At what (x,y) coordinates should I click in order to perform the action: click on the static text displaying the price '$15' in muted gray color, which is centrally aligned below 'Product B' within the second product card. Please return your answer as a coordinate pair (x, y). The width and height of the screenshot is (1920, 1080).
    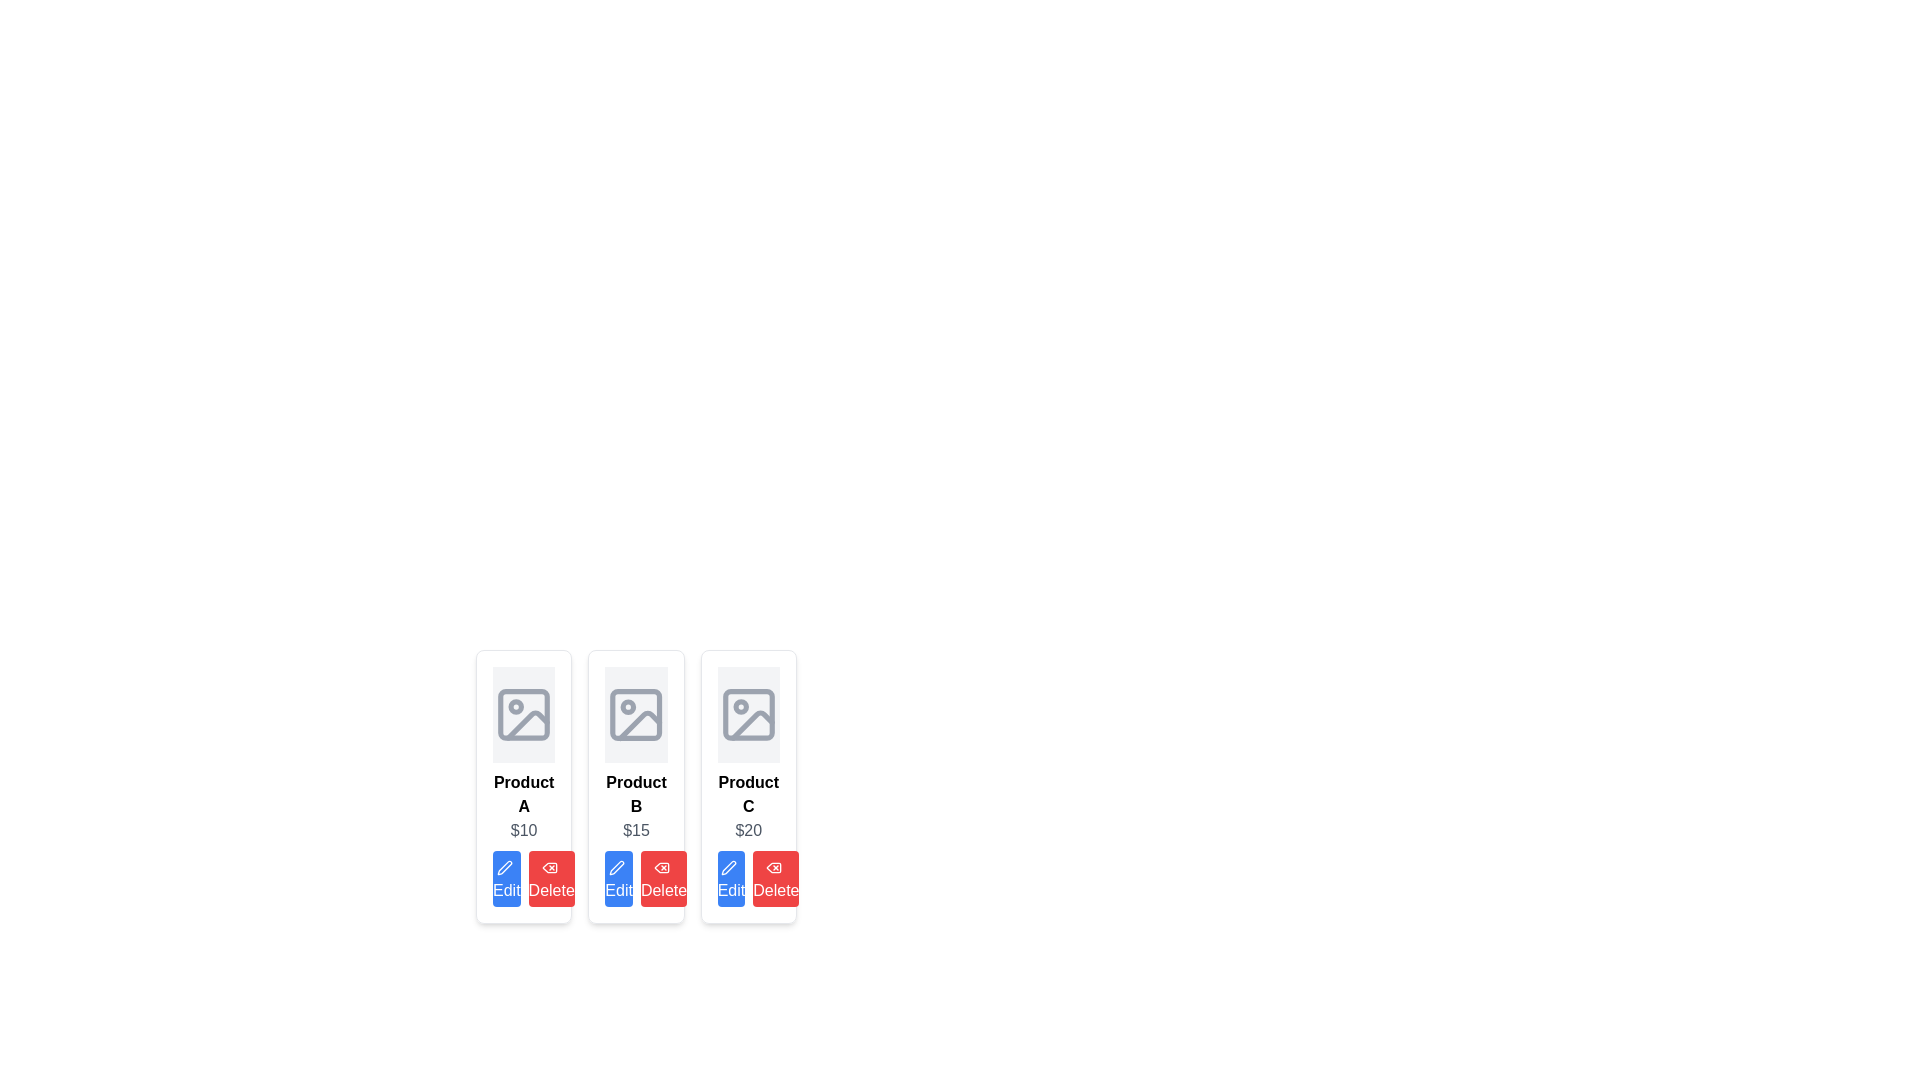
    Looking at the image, I should click on (635, 830).